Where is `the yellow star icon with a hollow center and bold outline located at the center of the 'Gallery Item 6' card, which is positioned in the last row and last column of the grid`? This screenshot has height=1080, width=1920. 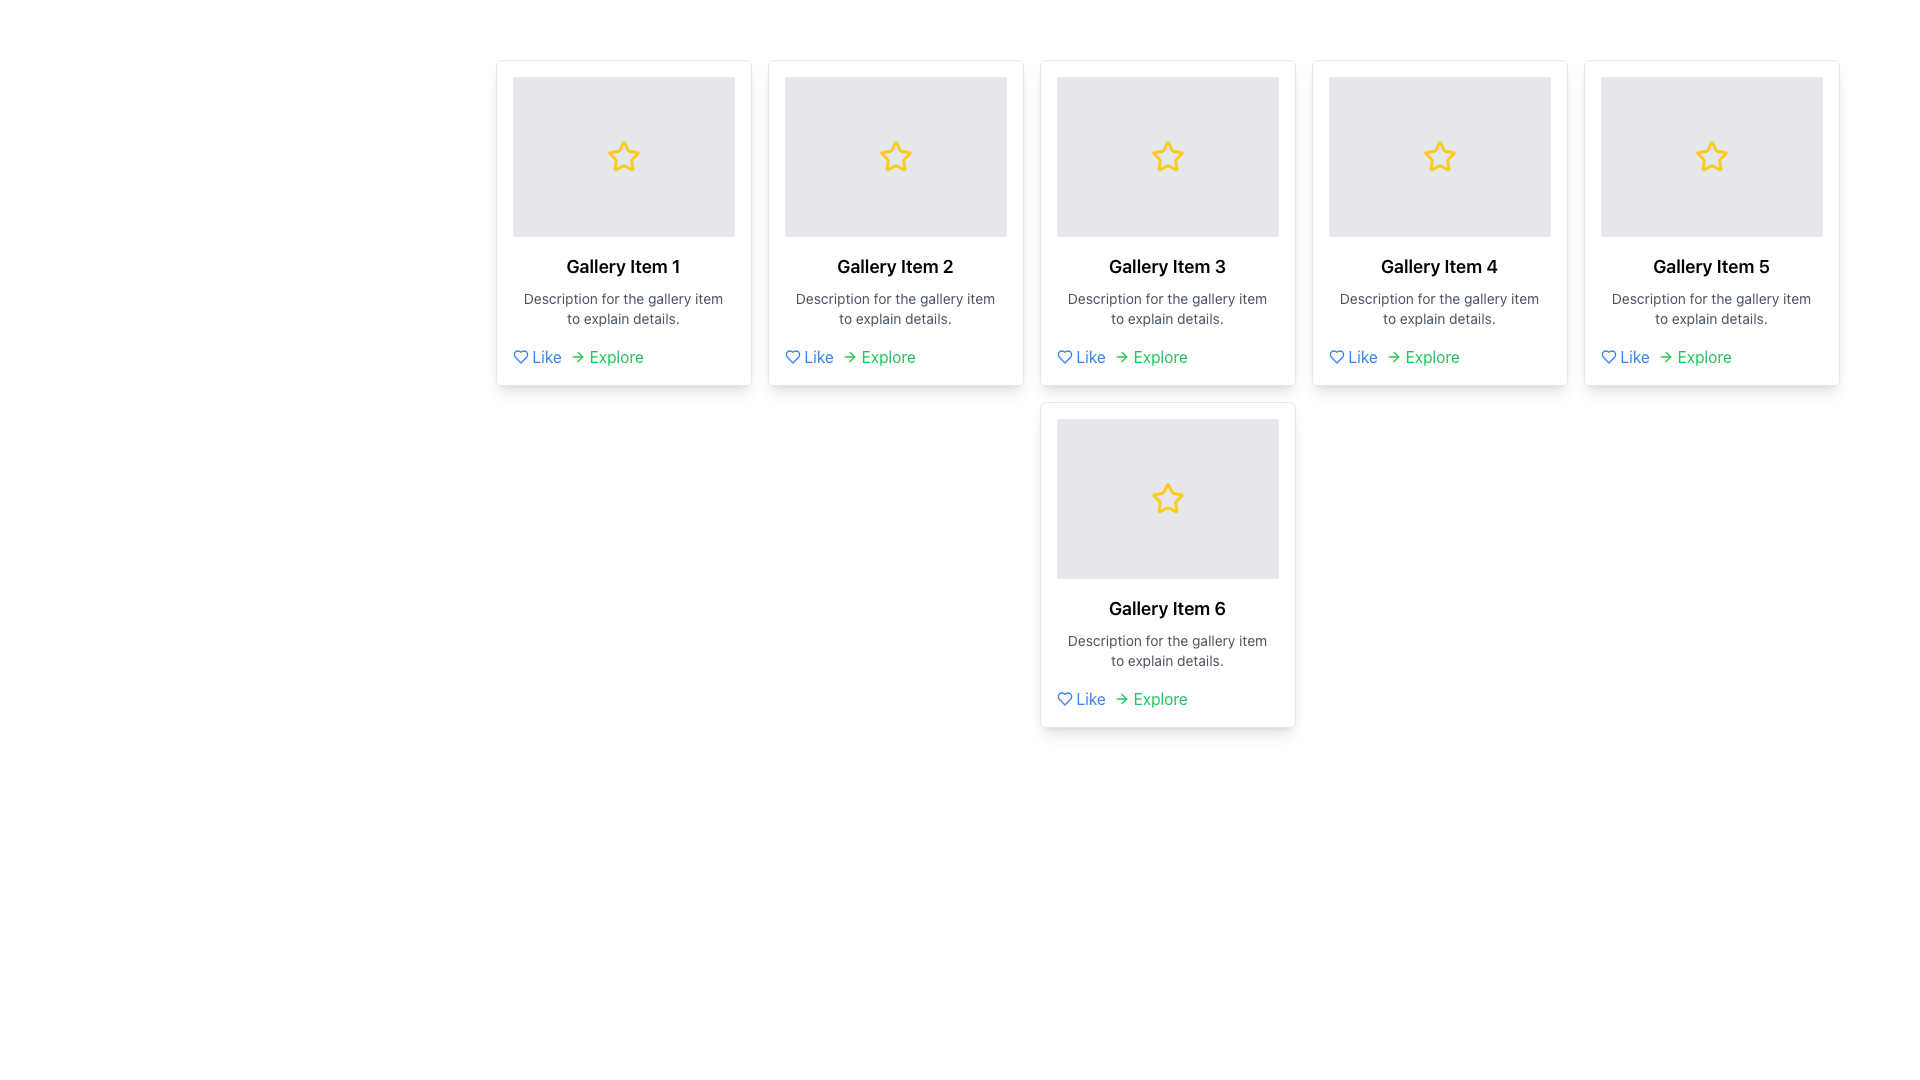
the yellow star icon with a hollow center and bold outline located at the center of the 'Gallery Item 6' card, which is positioned in the last row and last column of the grid is located at coordinates (1167, 497).